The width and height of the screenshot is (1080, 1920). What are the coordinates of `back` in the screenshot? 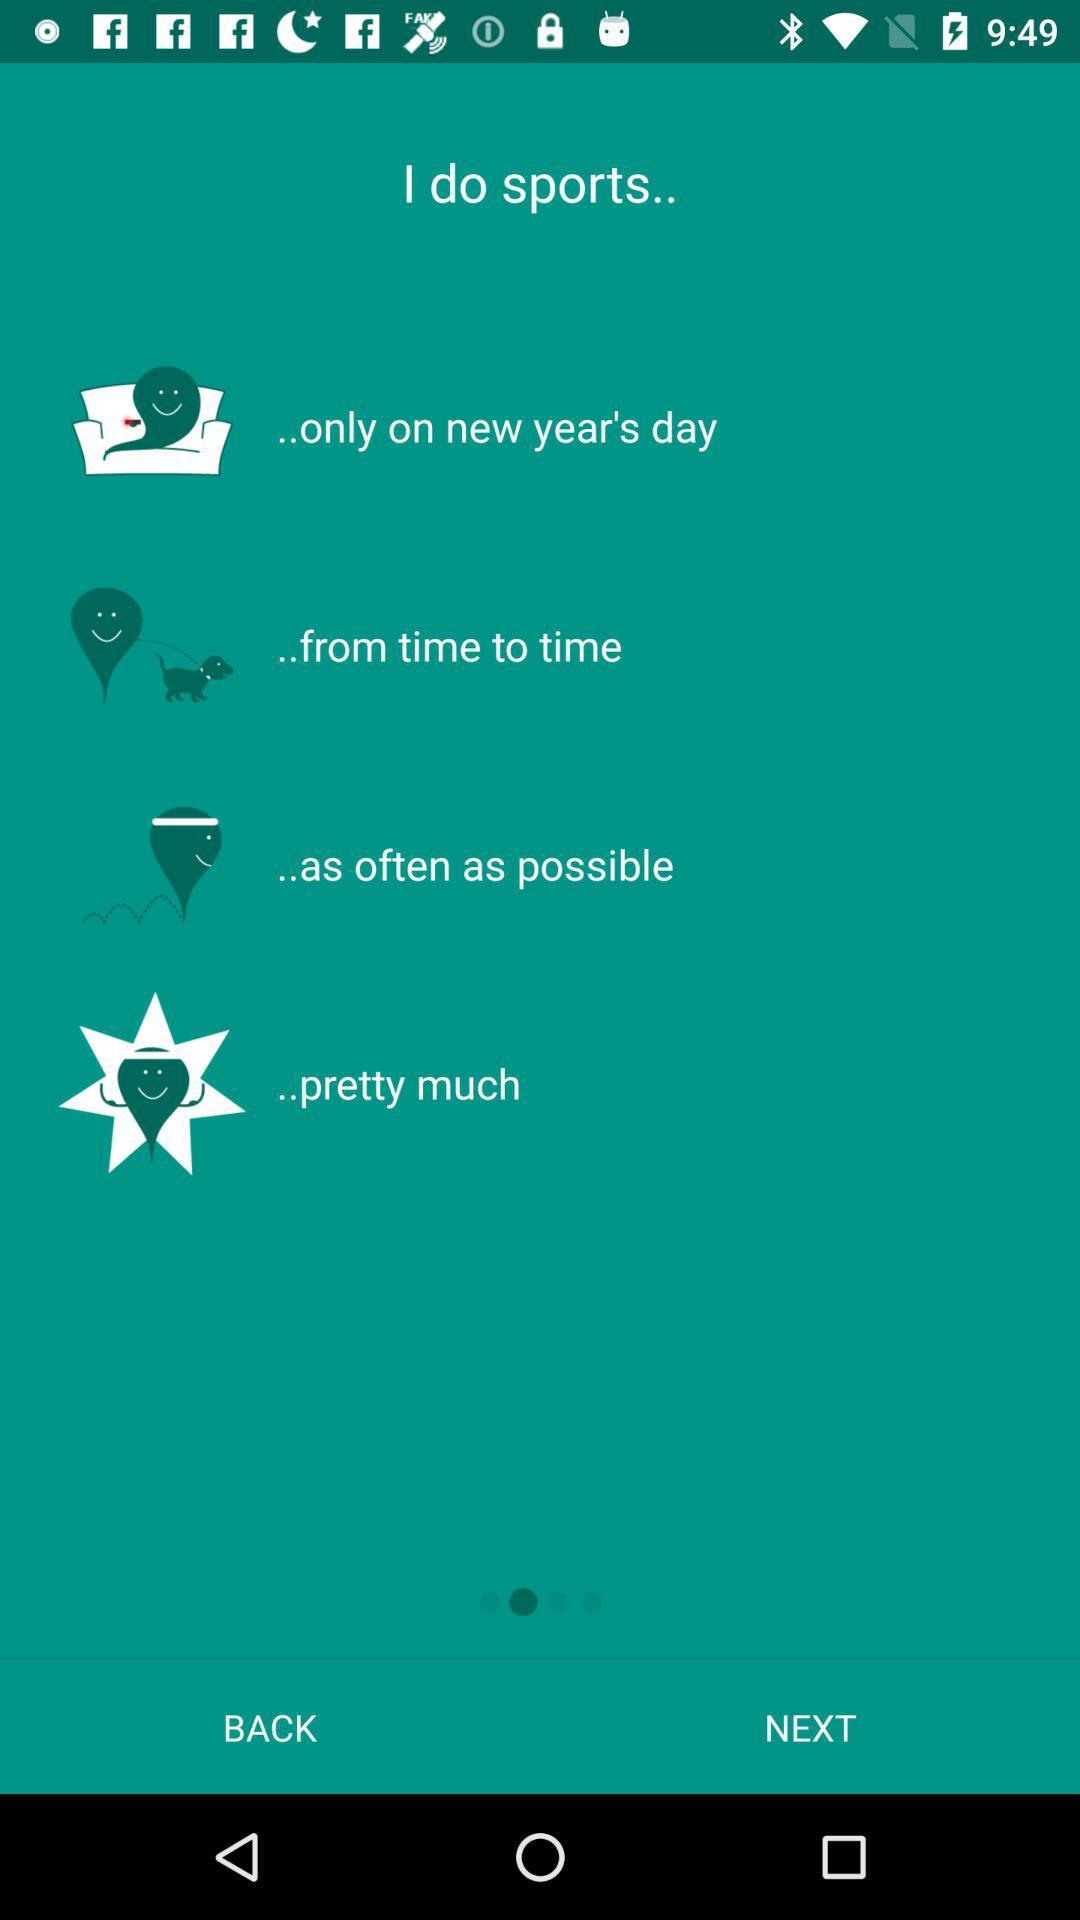 It's located at (270, 1726).